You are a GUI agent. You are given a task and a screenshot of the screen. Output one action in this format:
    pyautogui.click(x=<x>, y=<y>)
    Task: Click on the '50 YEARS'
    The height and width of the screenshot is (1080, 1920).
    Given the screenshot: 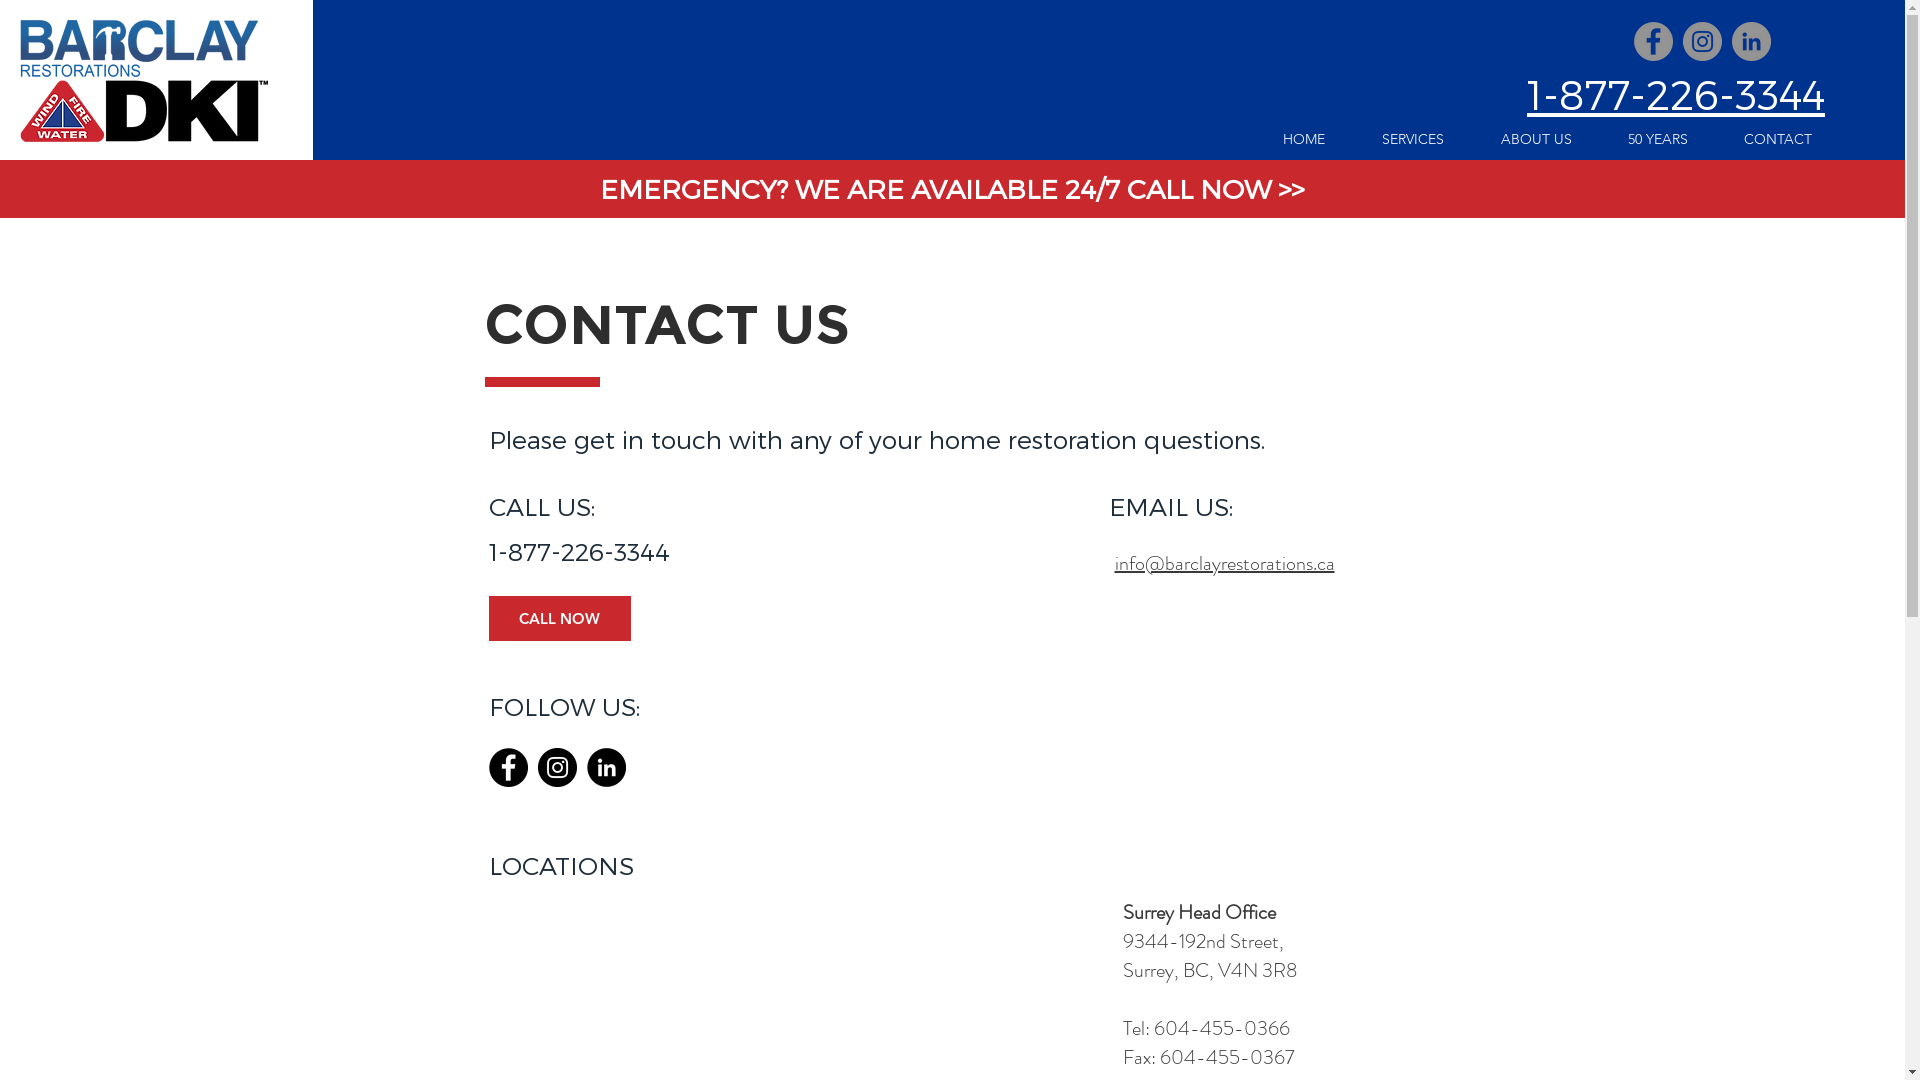 What is the action you would take?
    pyautogui.click(x=1657, y=138)
    